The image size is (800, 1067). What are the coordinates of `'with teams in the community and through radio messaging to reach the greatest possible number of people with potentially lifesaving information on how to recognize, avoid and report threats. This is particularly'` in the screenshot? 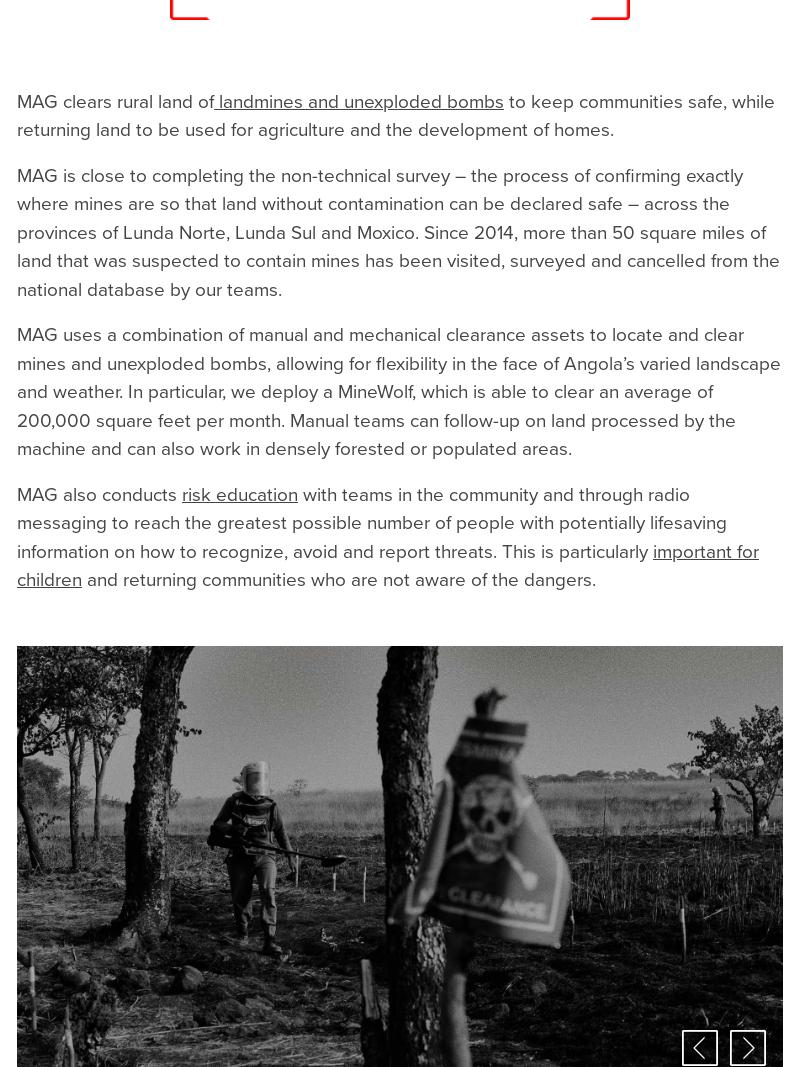 It's located at (371, 521).